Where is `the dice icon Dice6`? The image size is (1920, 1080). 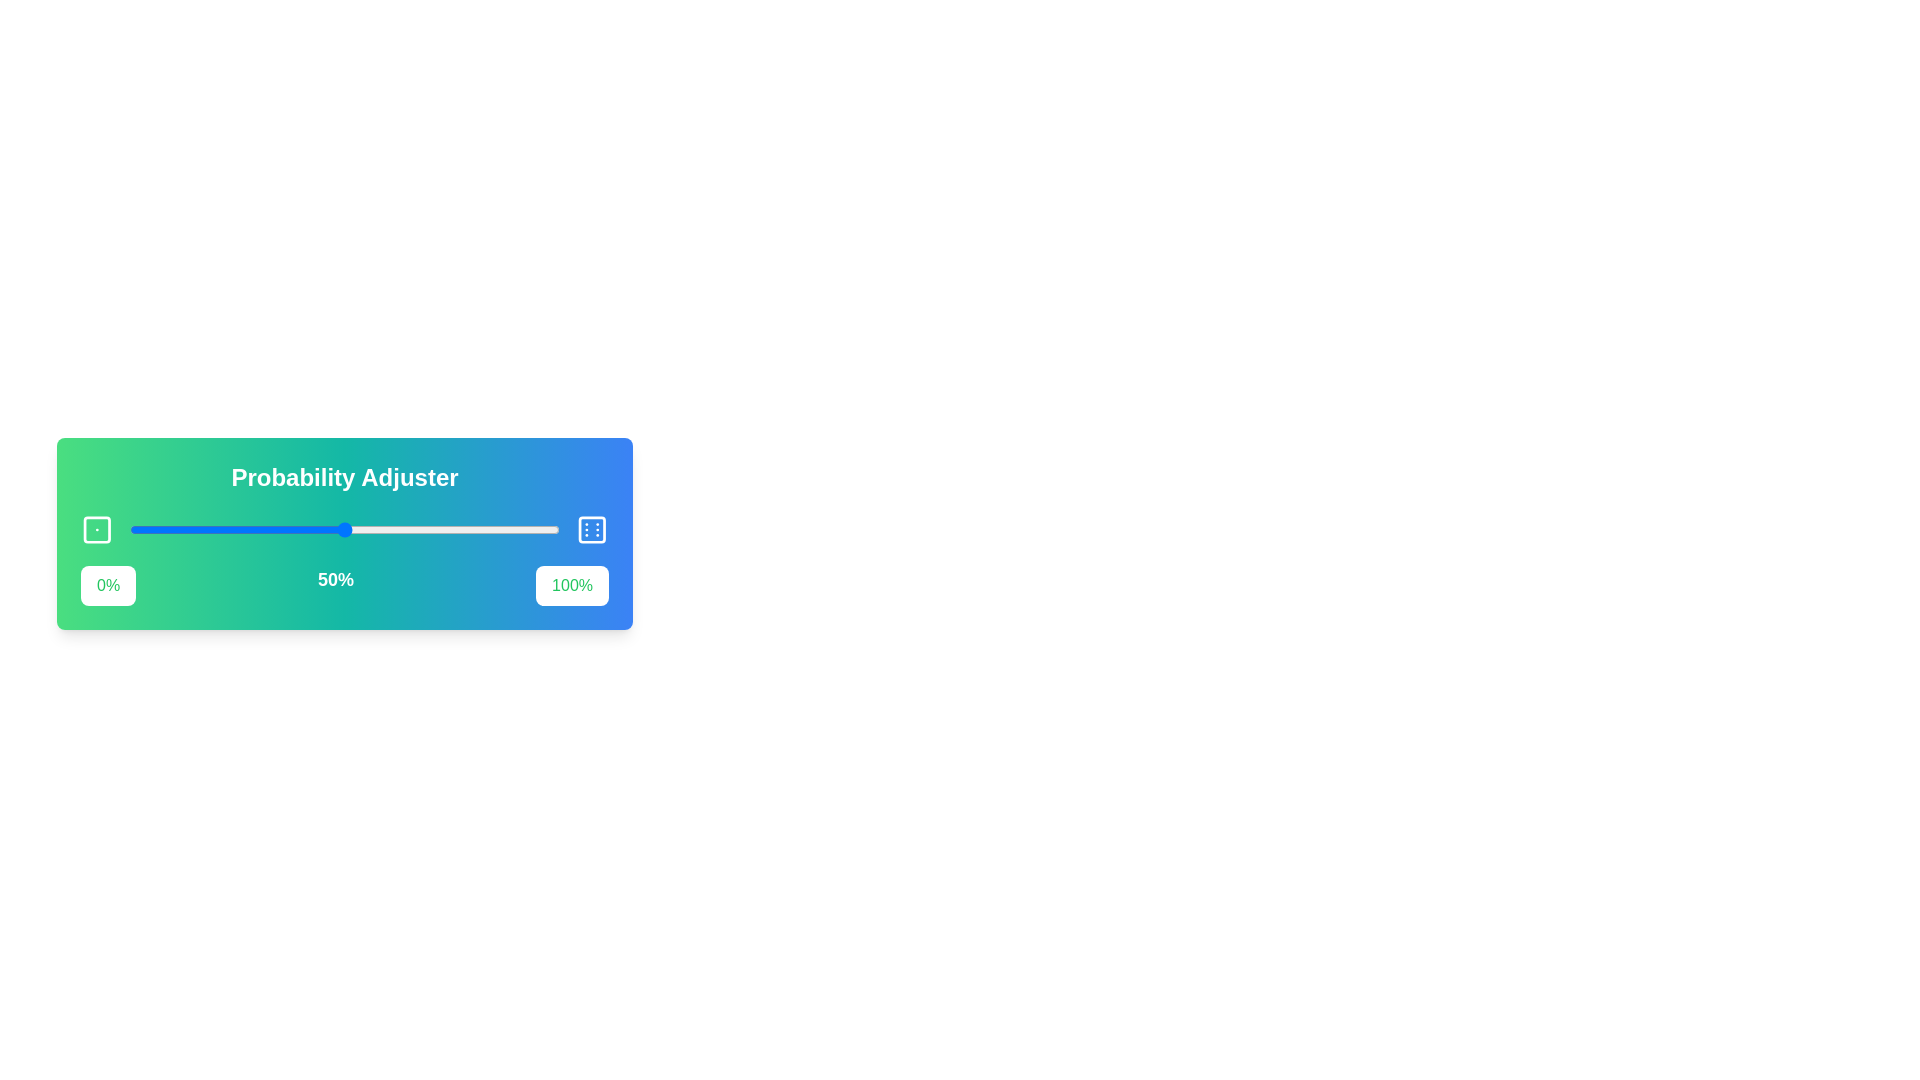 the dice icon Dice6 is located at coordinates (591, 528).